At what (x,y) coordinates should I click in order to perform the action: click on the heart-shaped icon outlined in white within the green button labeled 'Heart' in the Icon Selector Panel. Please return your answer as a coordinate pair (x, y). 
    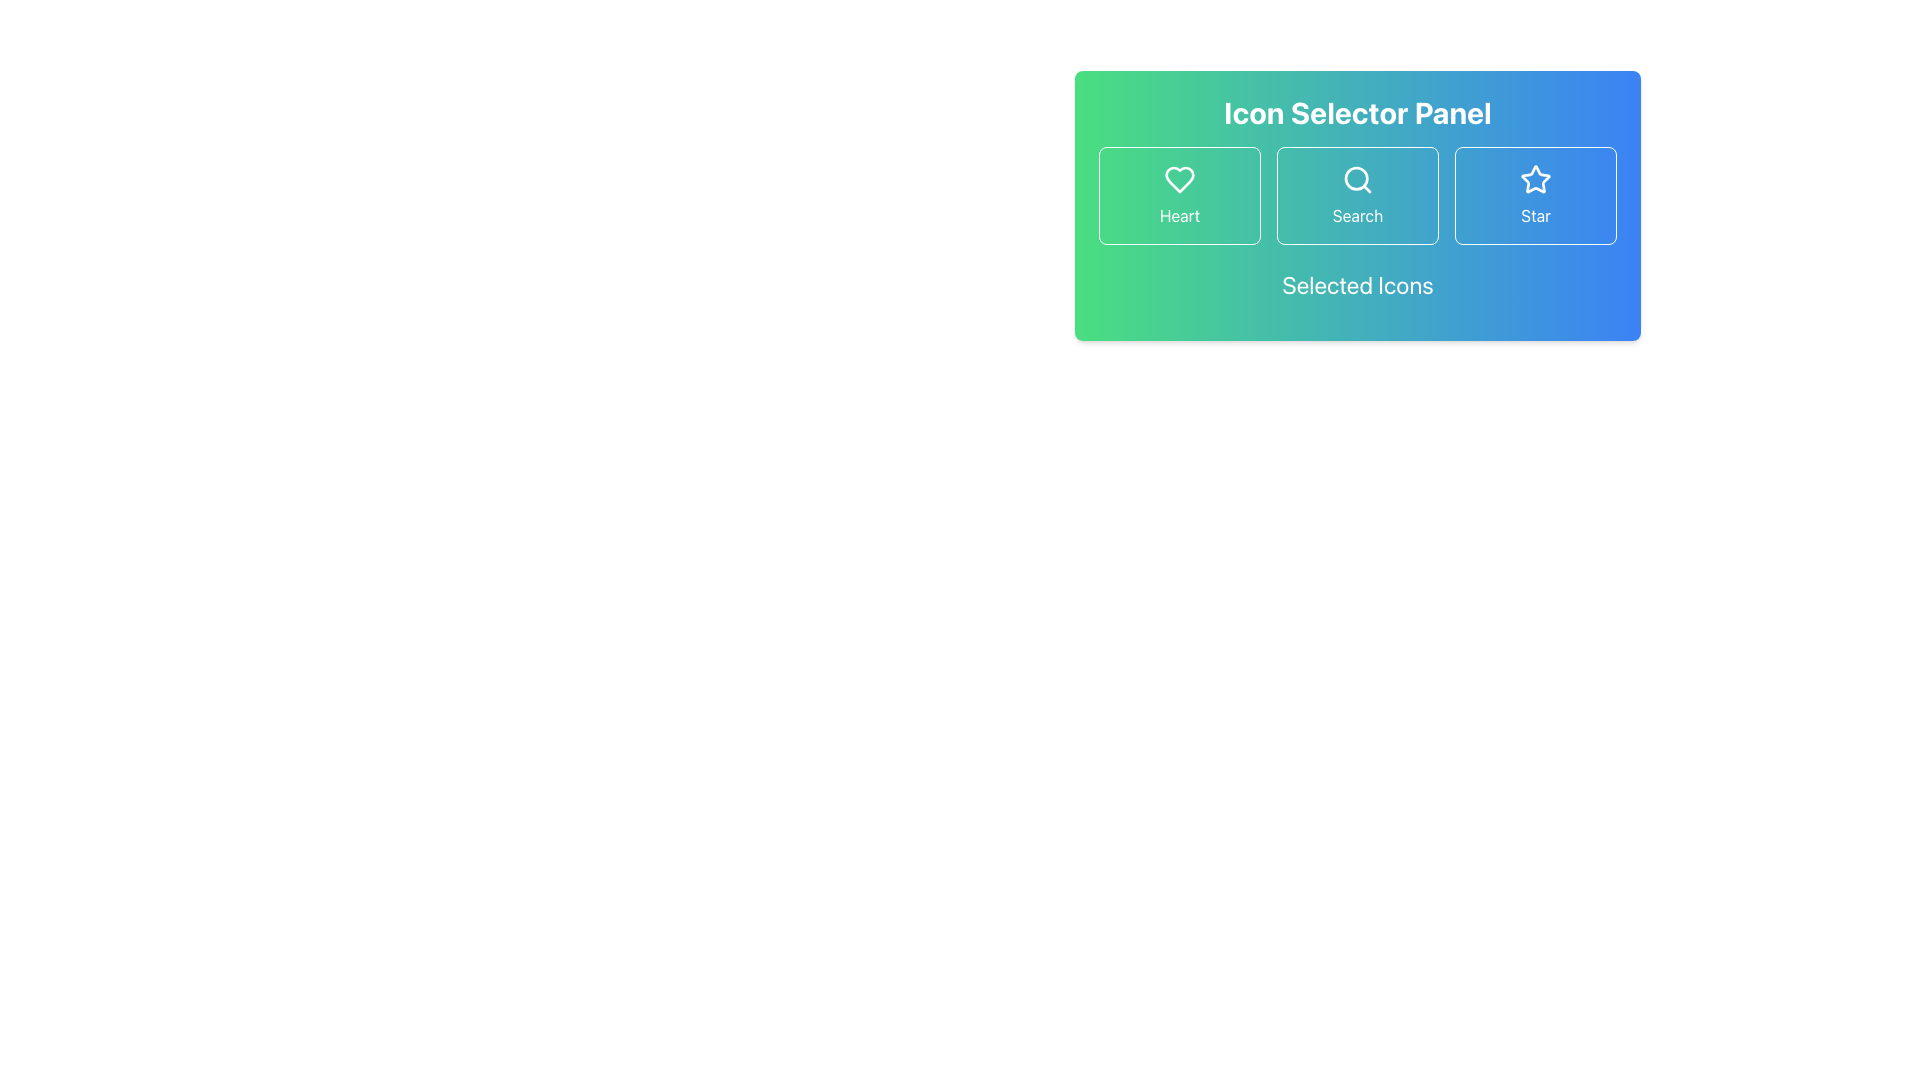
    Looking at the image, I should click on (1180, 180).